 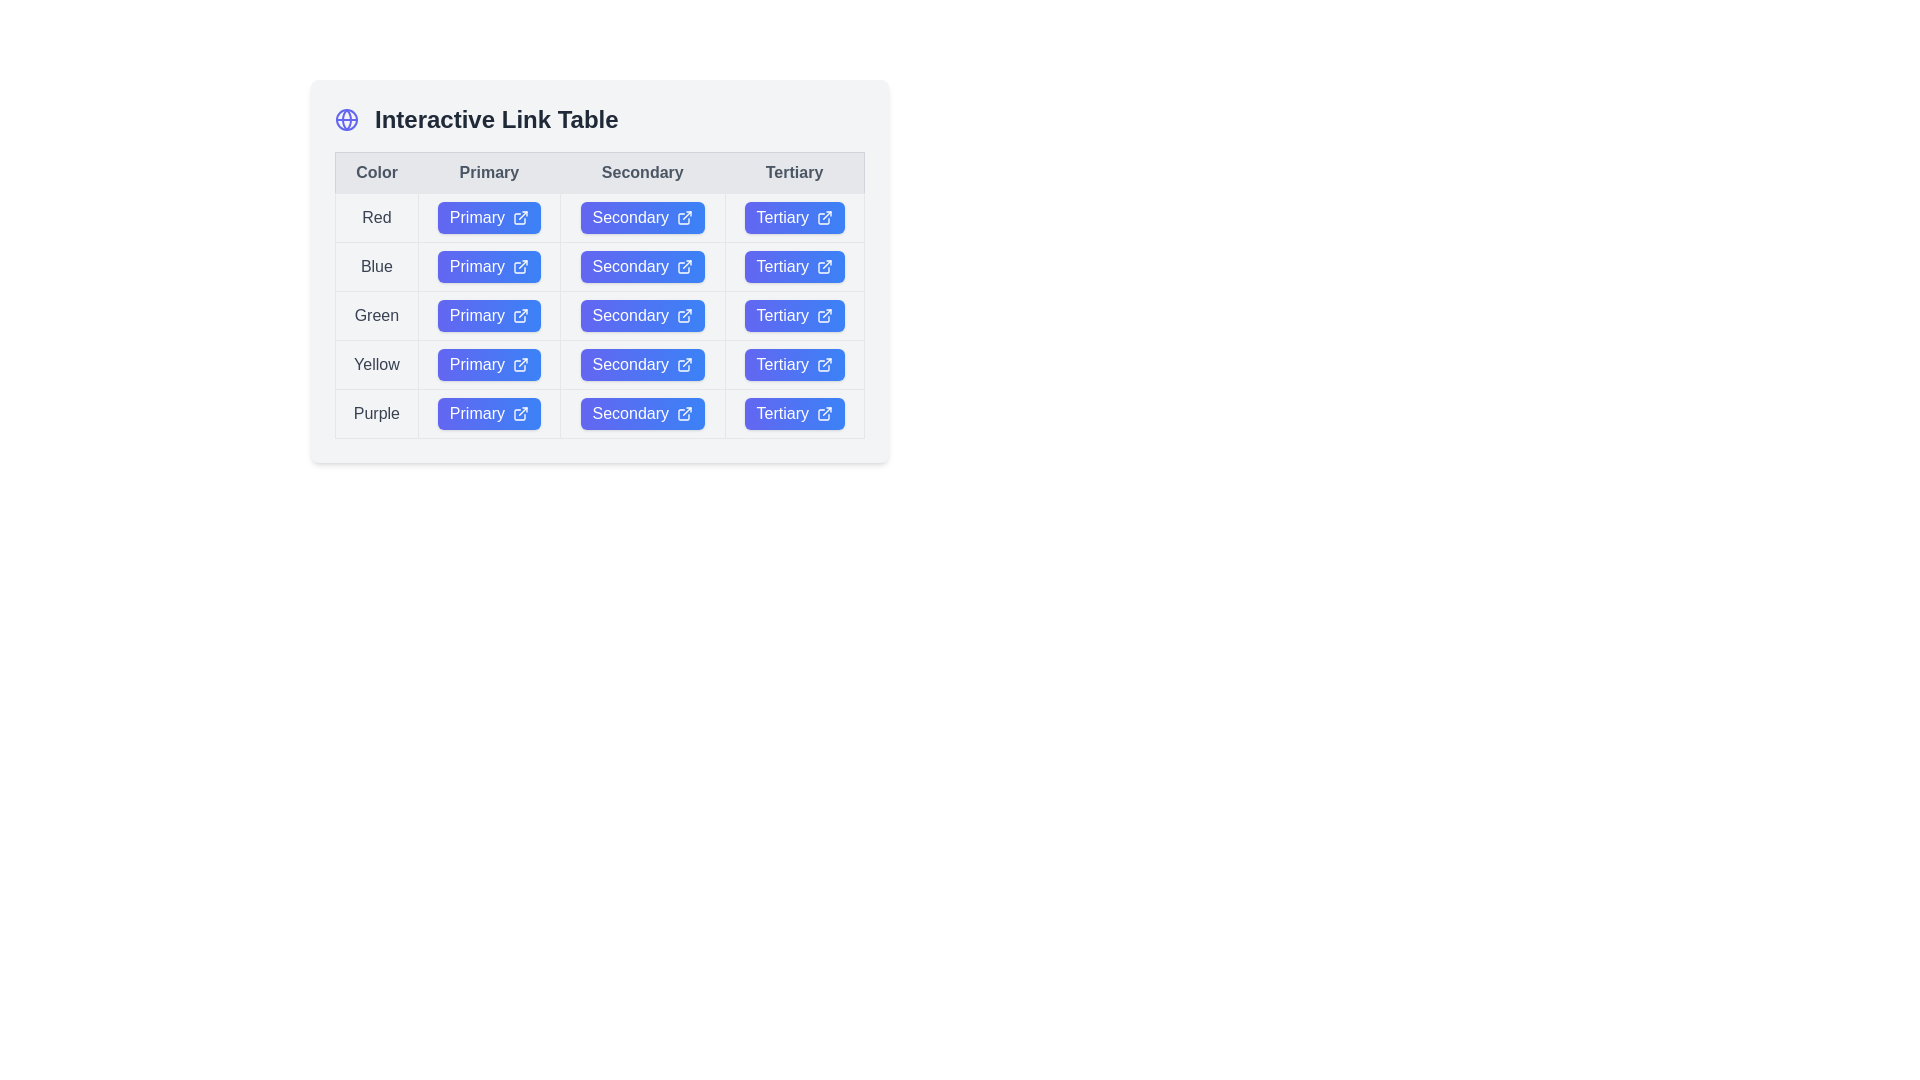 I want to click on the interactive link in the 'Secondary' column of the 'Yellow' row, so click(x=599, y=365).